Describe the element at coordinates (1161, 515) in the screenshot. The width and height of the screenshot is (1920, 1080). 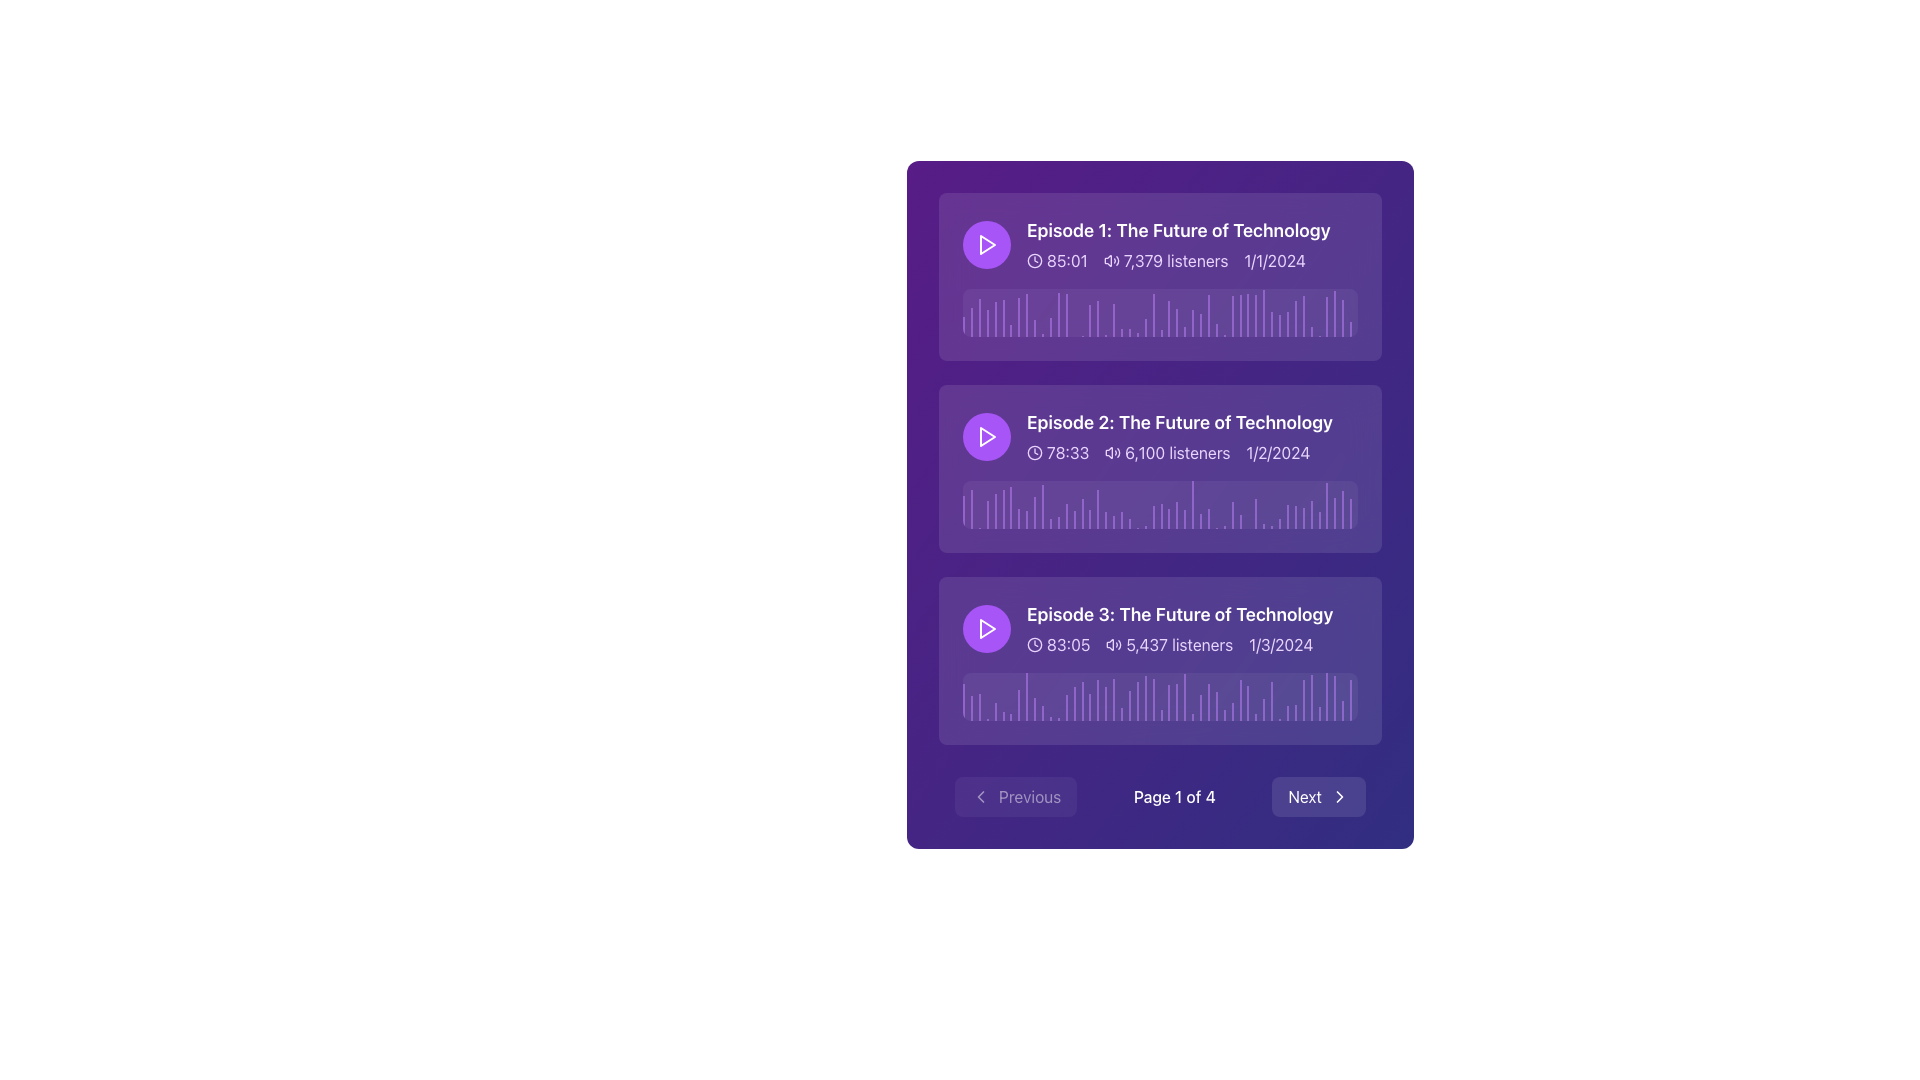
I see `the indicator or progress marker within the waveform representing Episode 2, which denotes the playhead position or a mark of interest in the playback timeline` at that location.